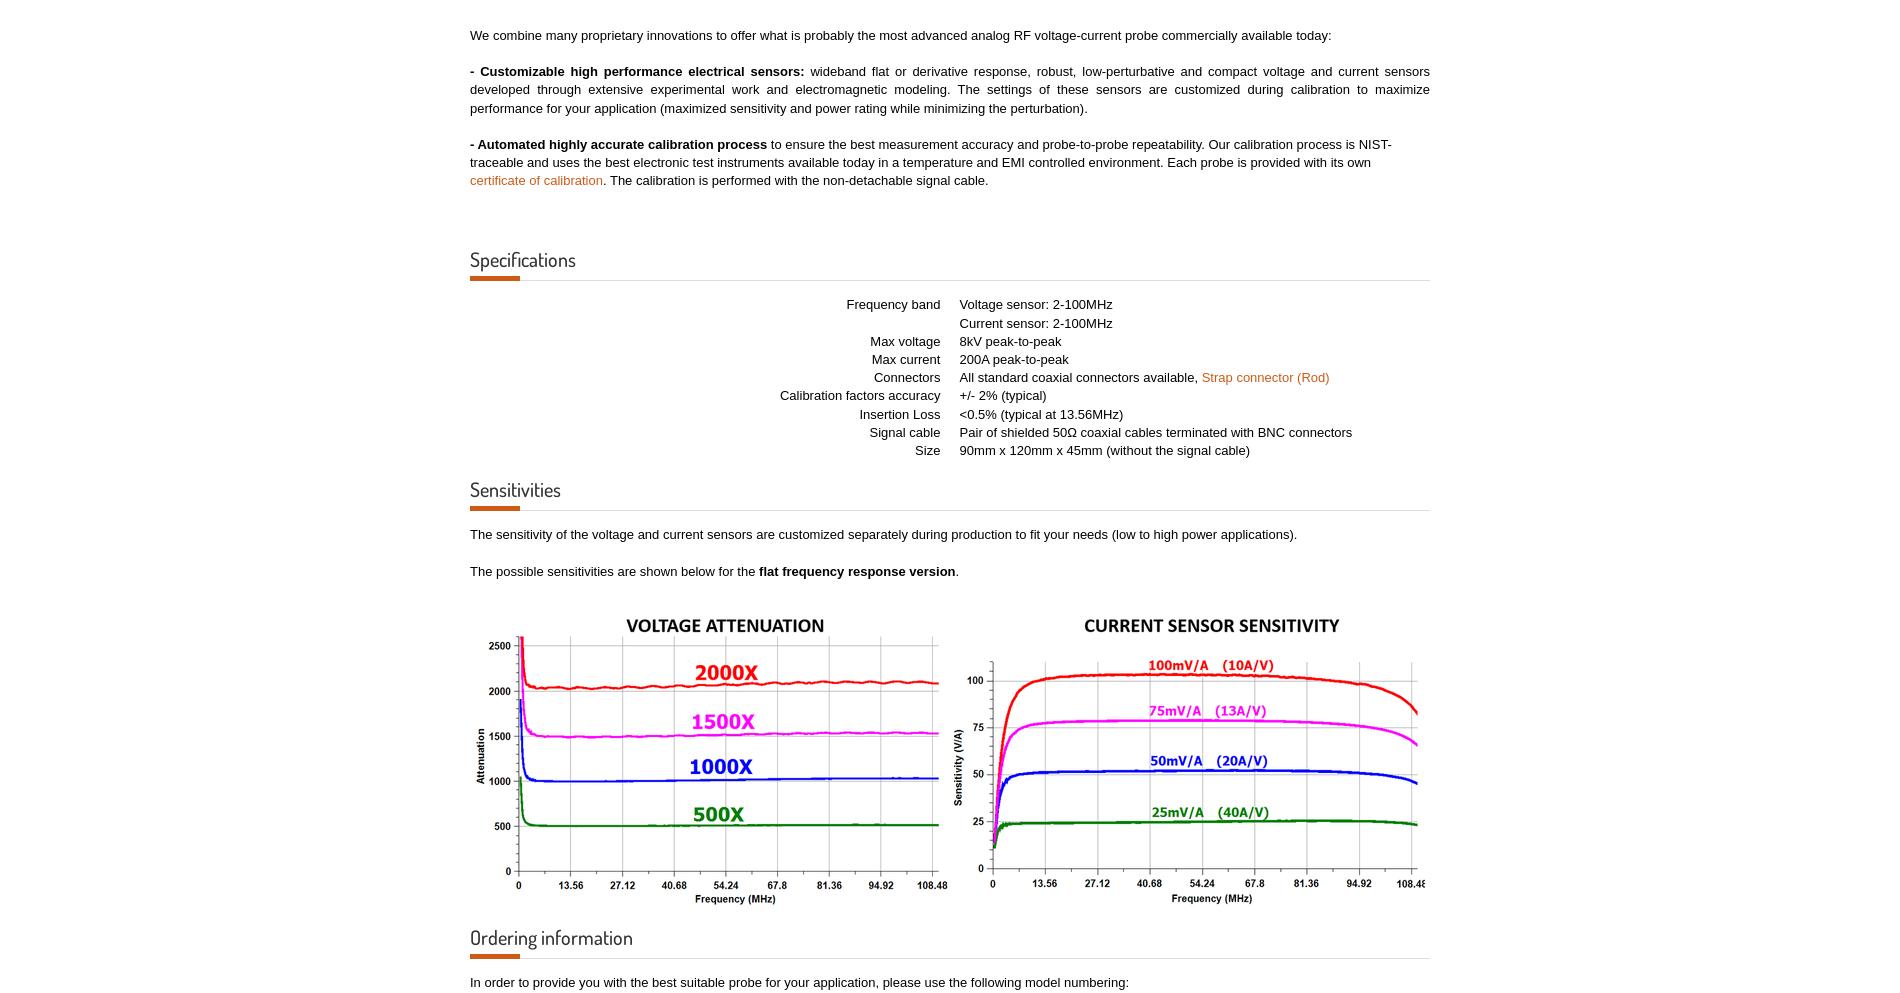  I want to click on '8kV peak-to-peak', so click(1010, 339).